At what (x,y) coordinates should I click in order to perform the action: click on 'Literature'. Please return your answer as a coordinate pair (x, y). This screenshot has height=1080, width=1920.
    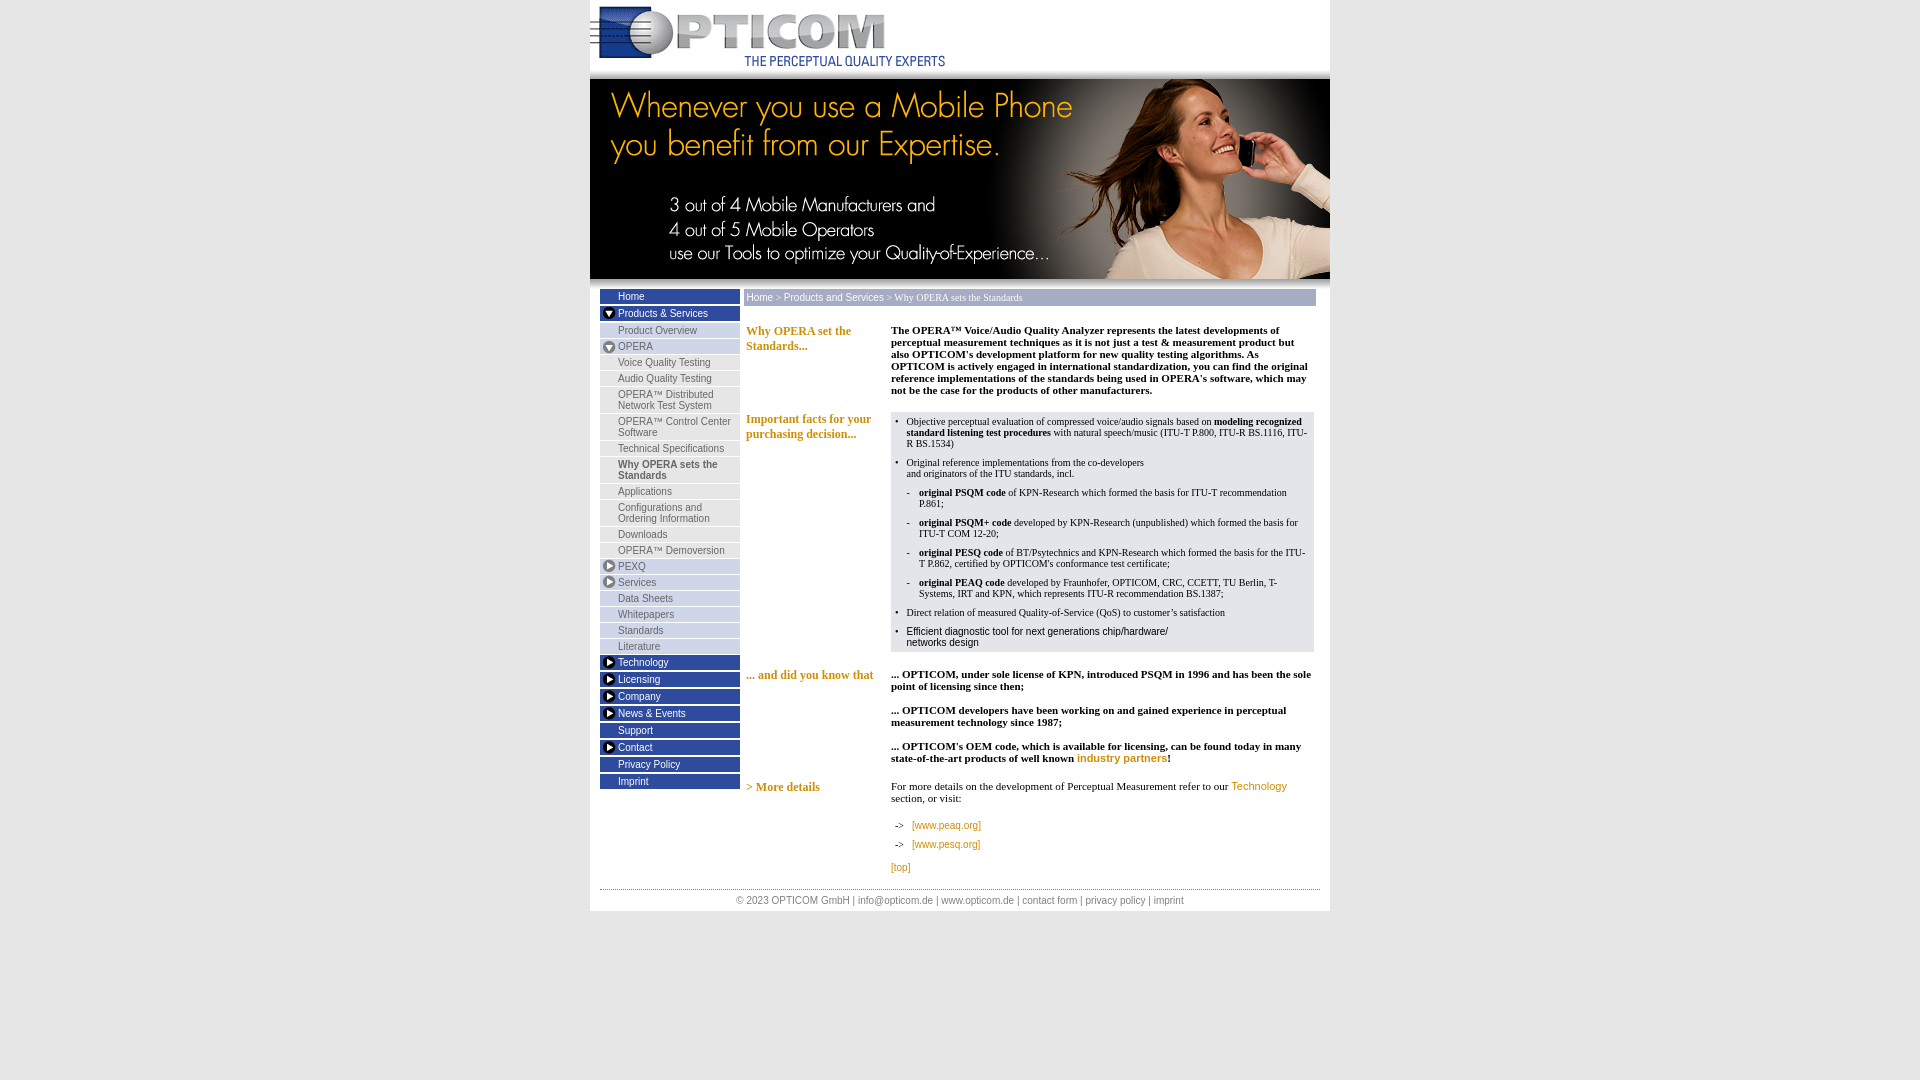
    Looking at the image, I should click on (637, 646).